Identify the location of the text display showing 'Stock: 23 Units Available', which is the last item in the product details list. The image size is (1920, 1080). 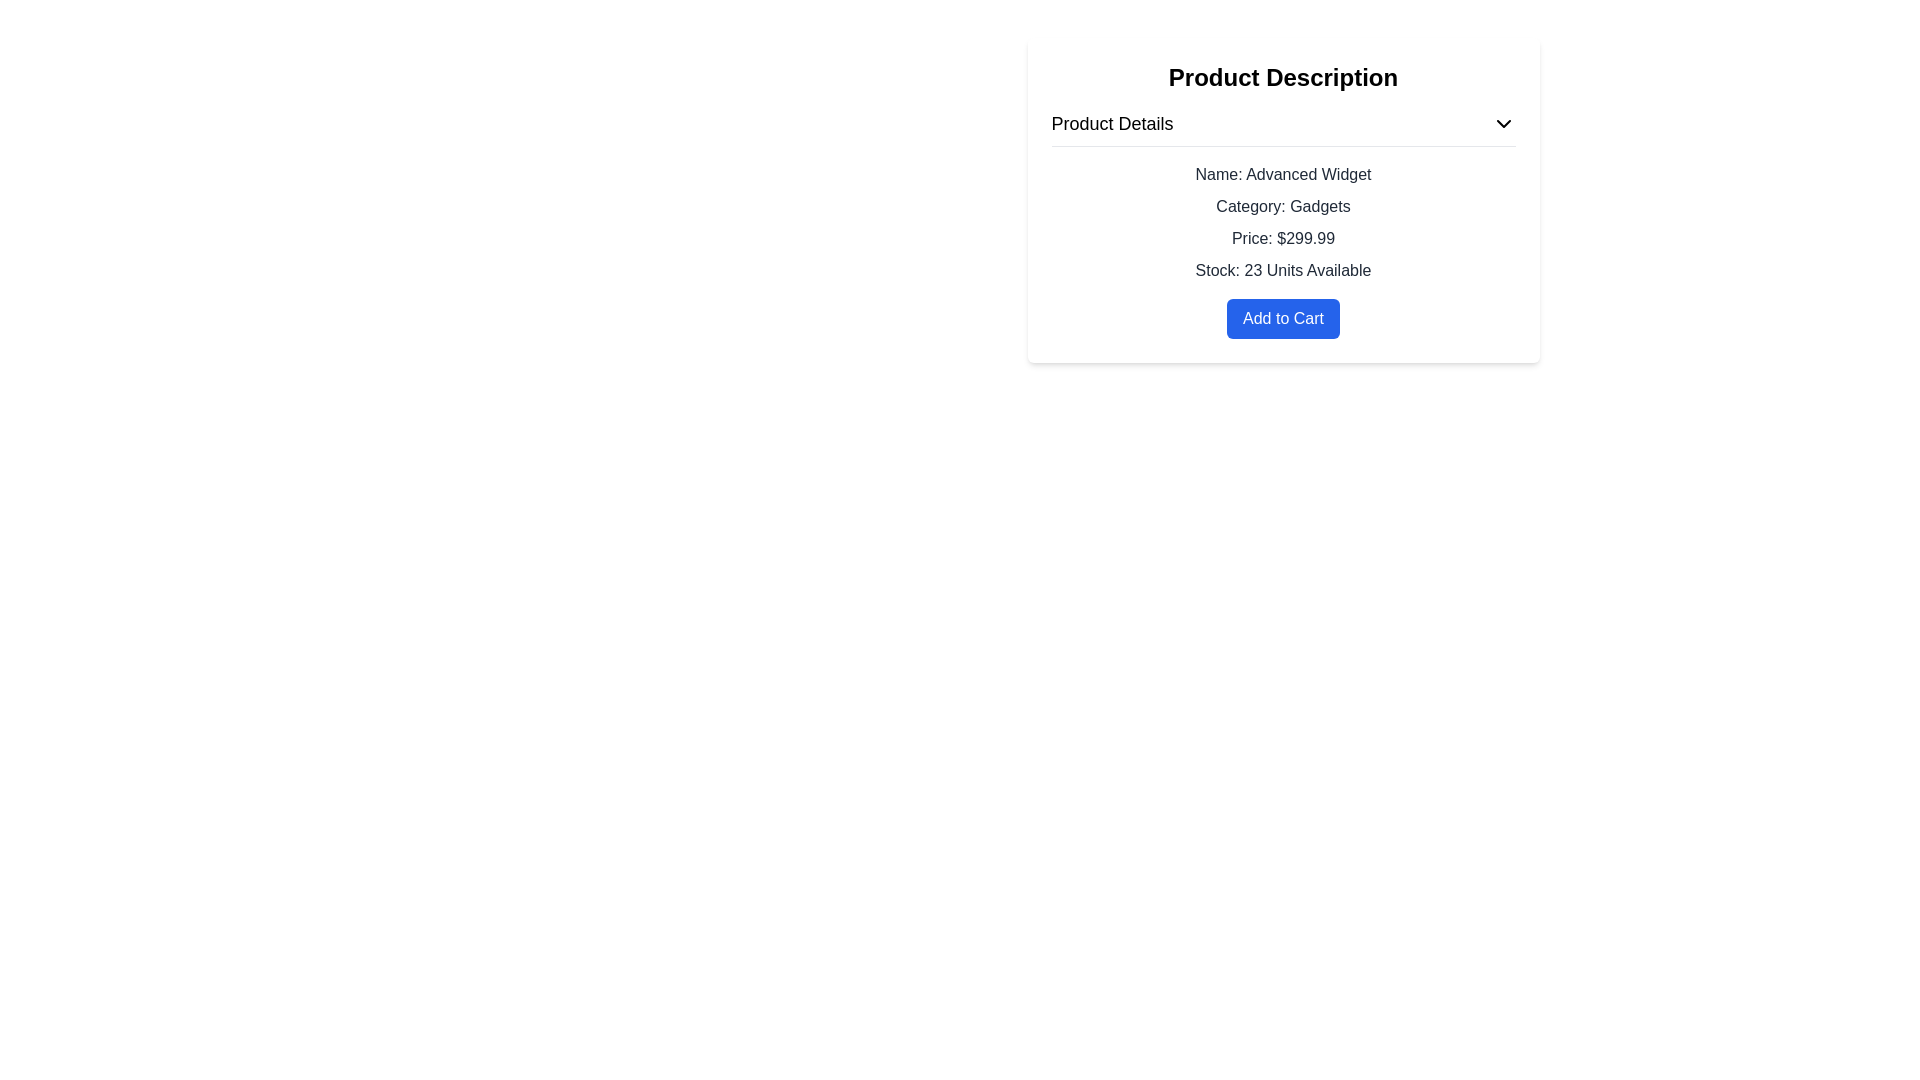
(1283, 270).